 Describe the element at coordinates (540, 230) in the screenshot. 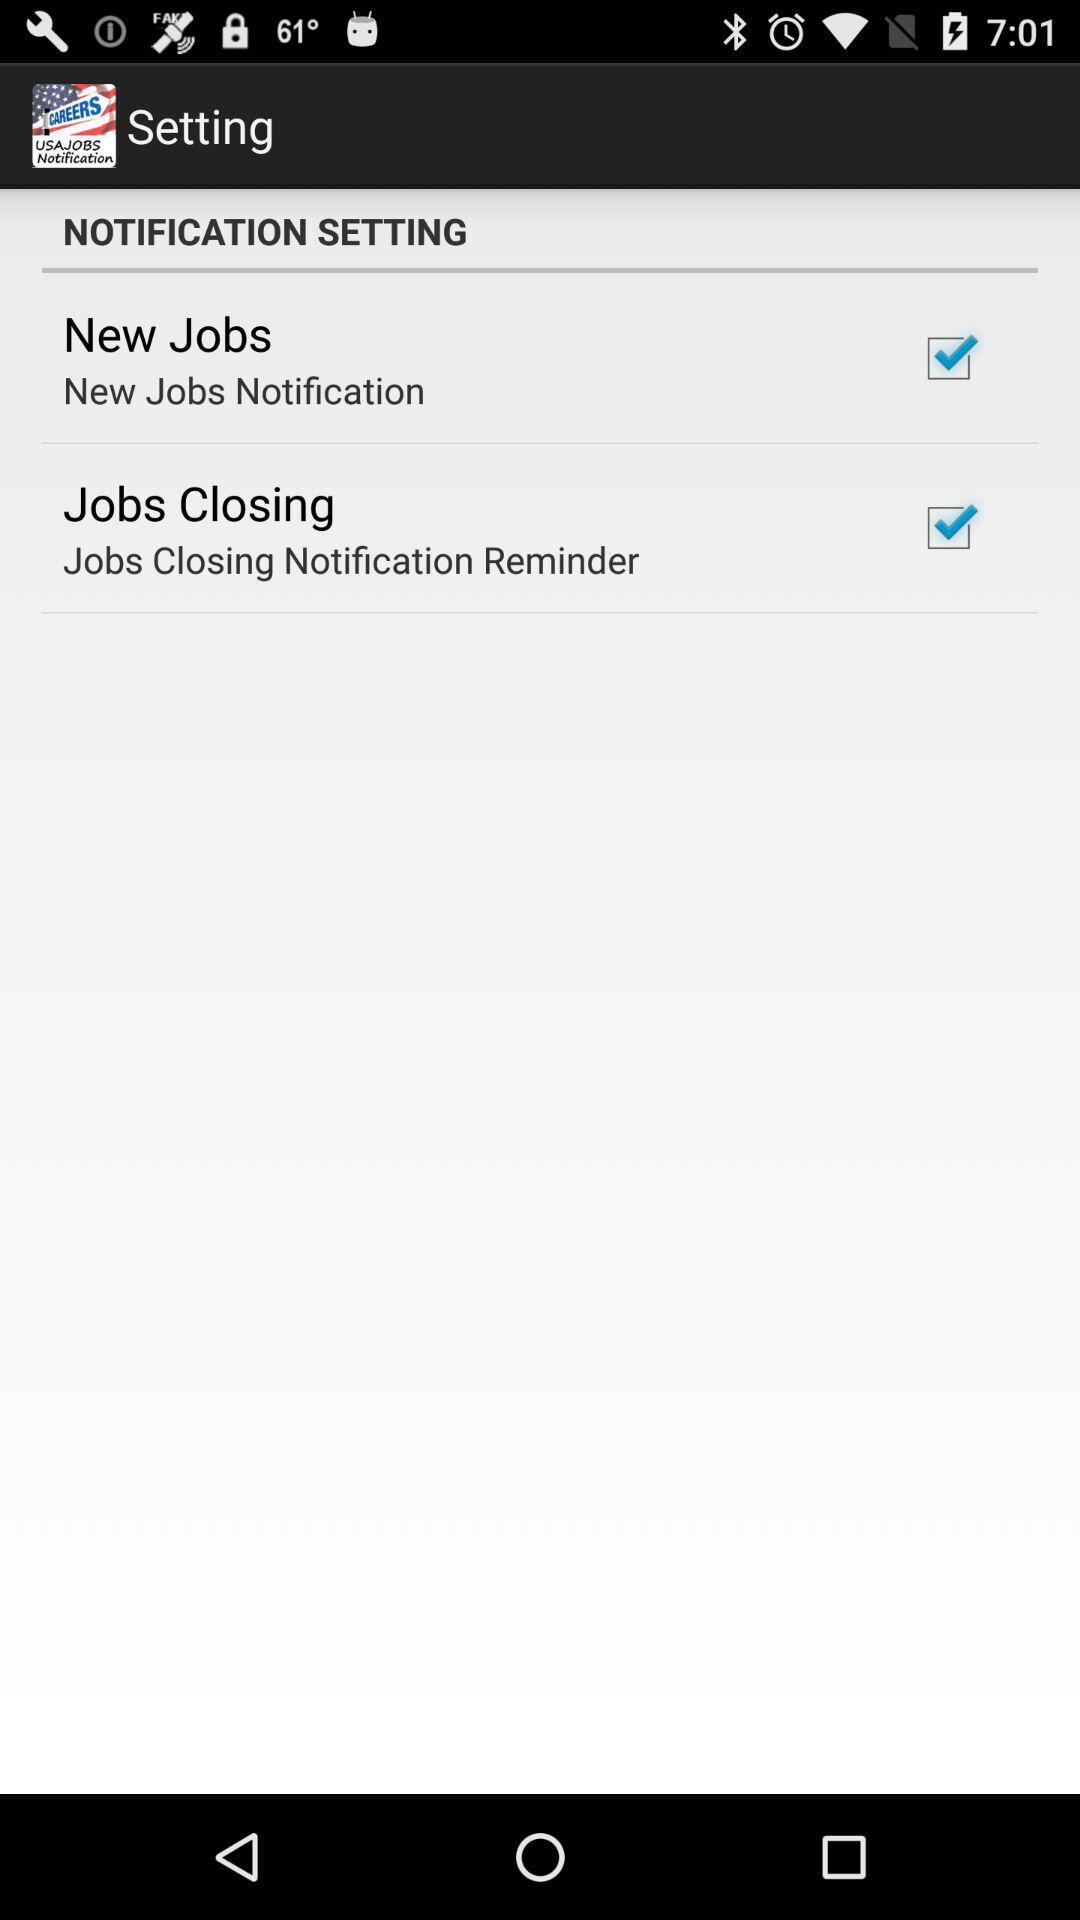

I see `the notification setting` at that location.